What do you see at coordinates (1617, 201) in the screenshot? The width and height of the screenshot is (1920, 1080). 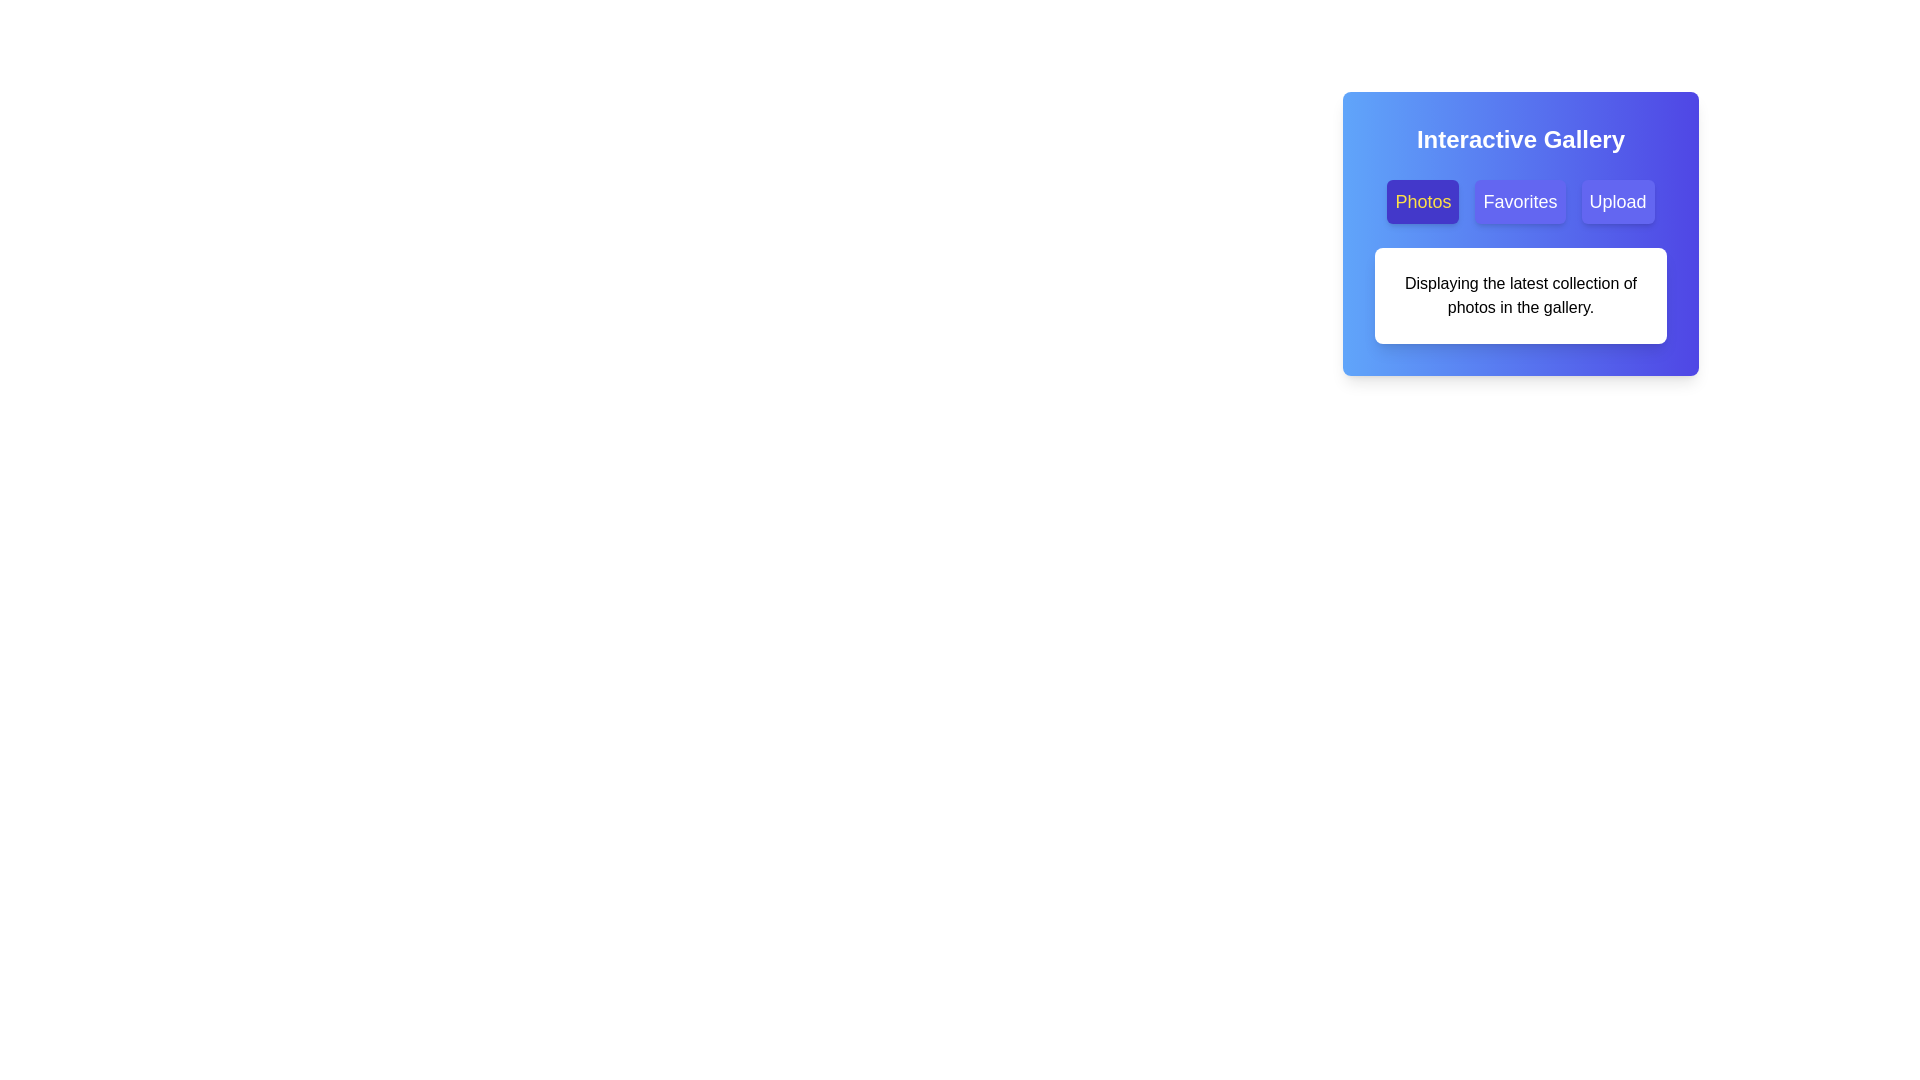 I see `the button` at bounding box center [1617, 201].